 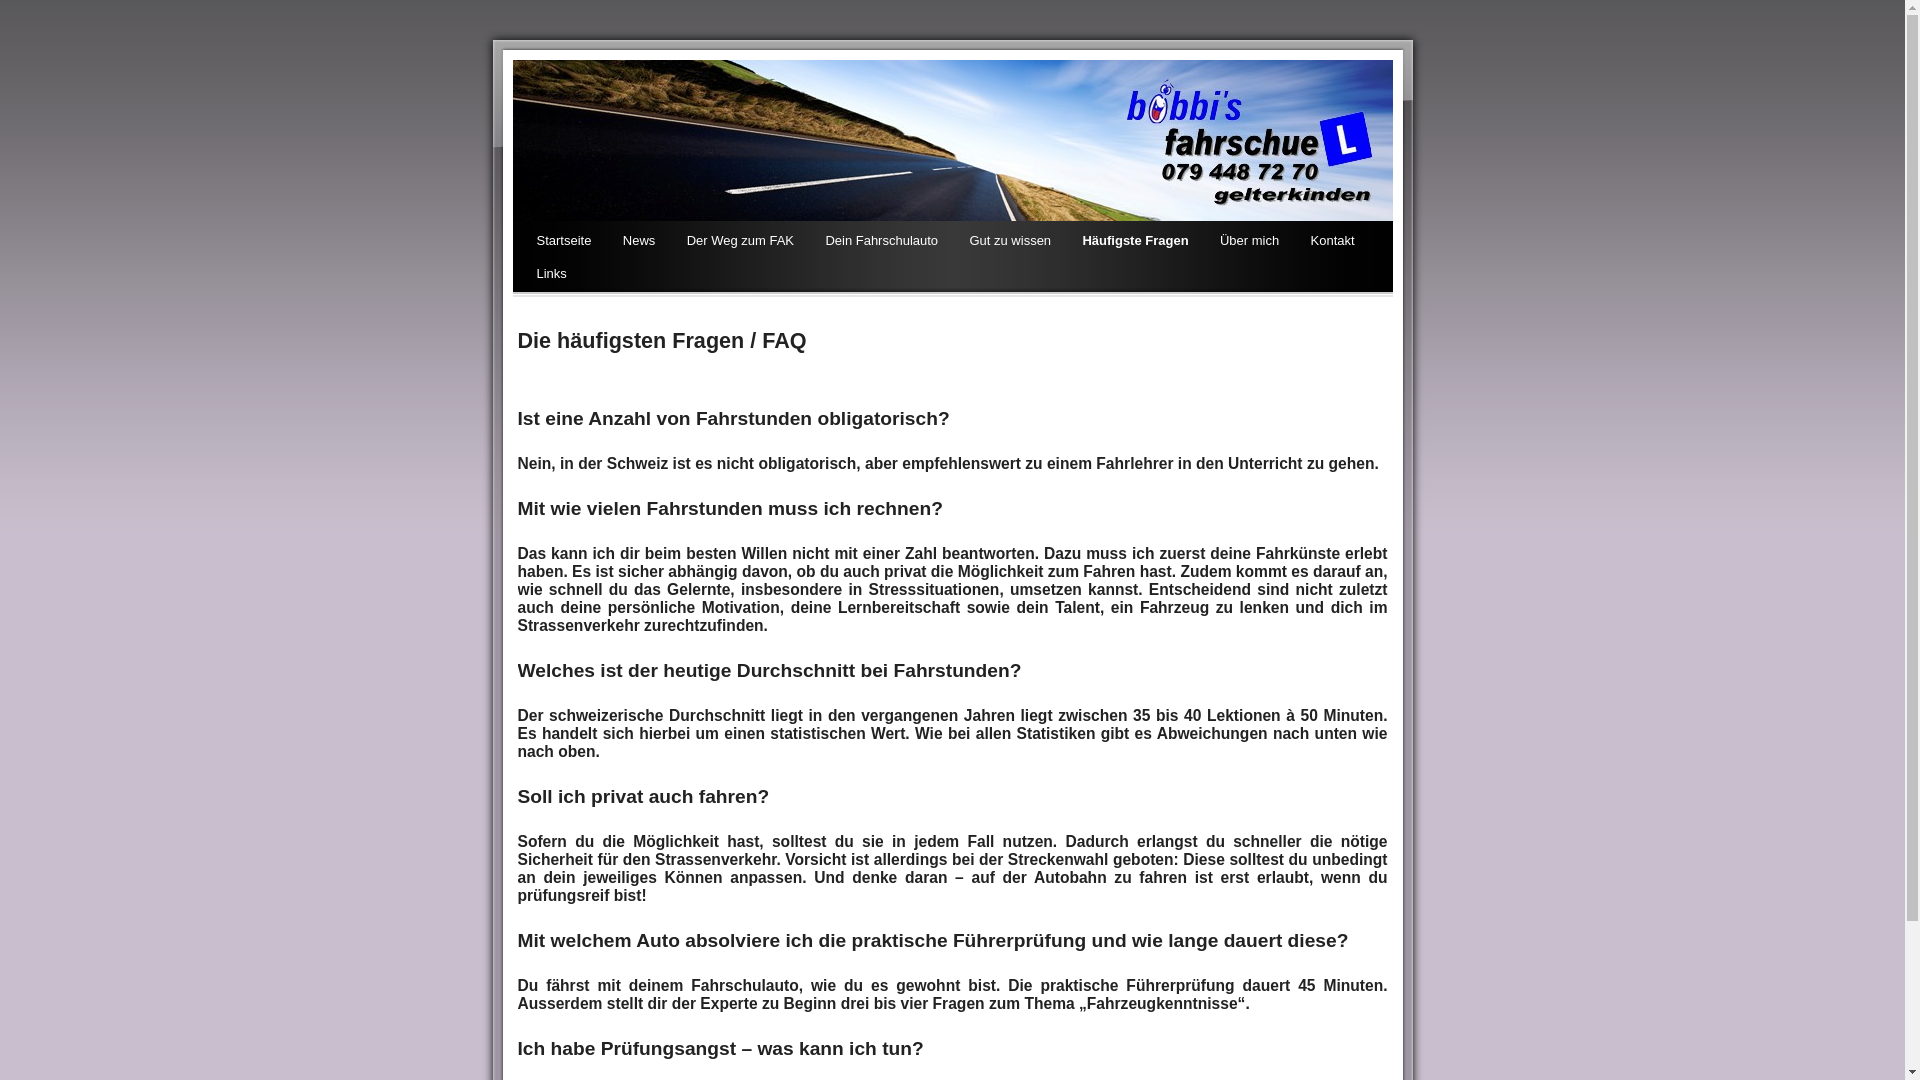 What do you see at coordinates (562, 241) in the screenshot?
I see `'Startseite'` at bounding box center [562, 241].